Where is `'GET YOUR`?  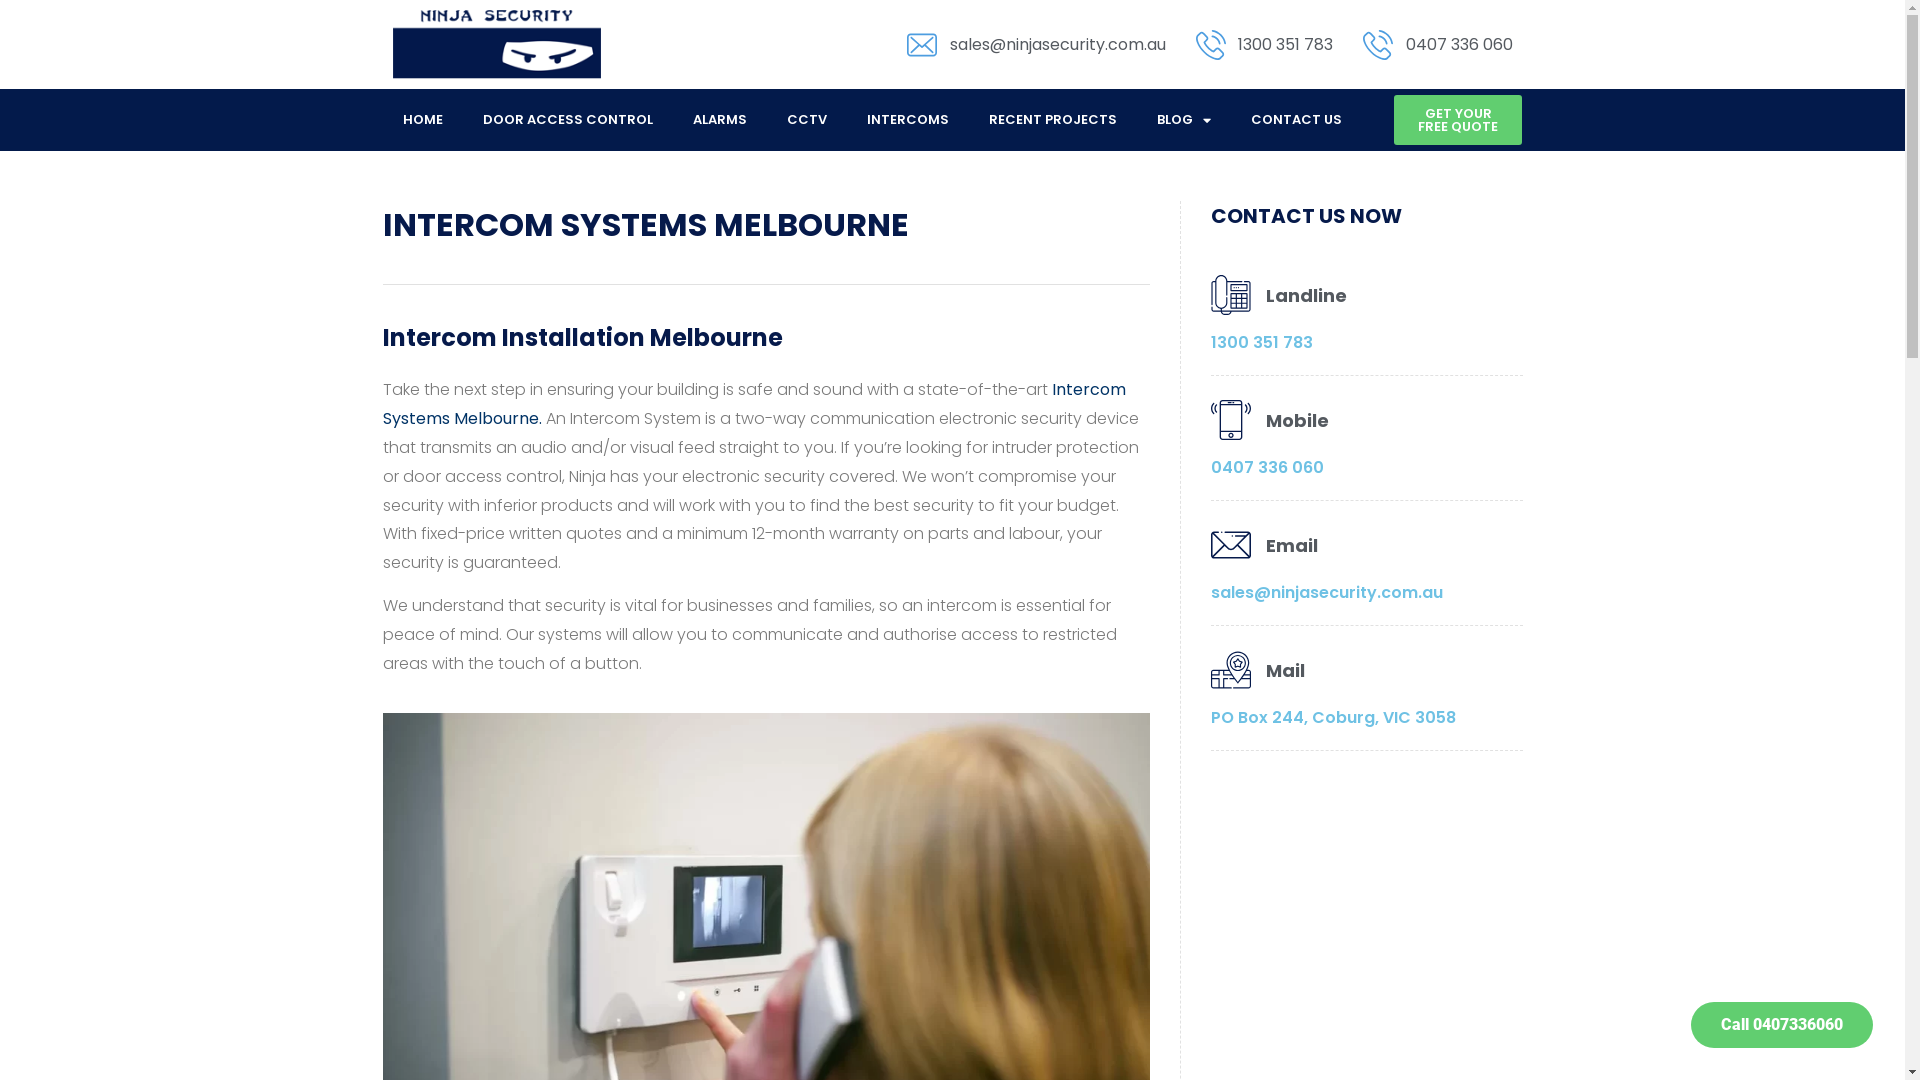
'GET YOUR is located at coordinates (1392, 119).